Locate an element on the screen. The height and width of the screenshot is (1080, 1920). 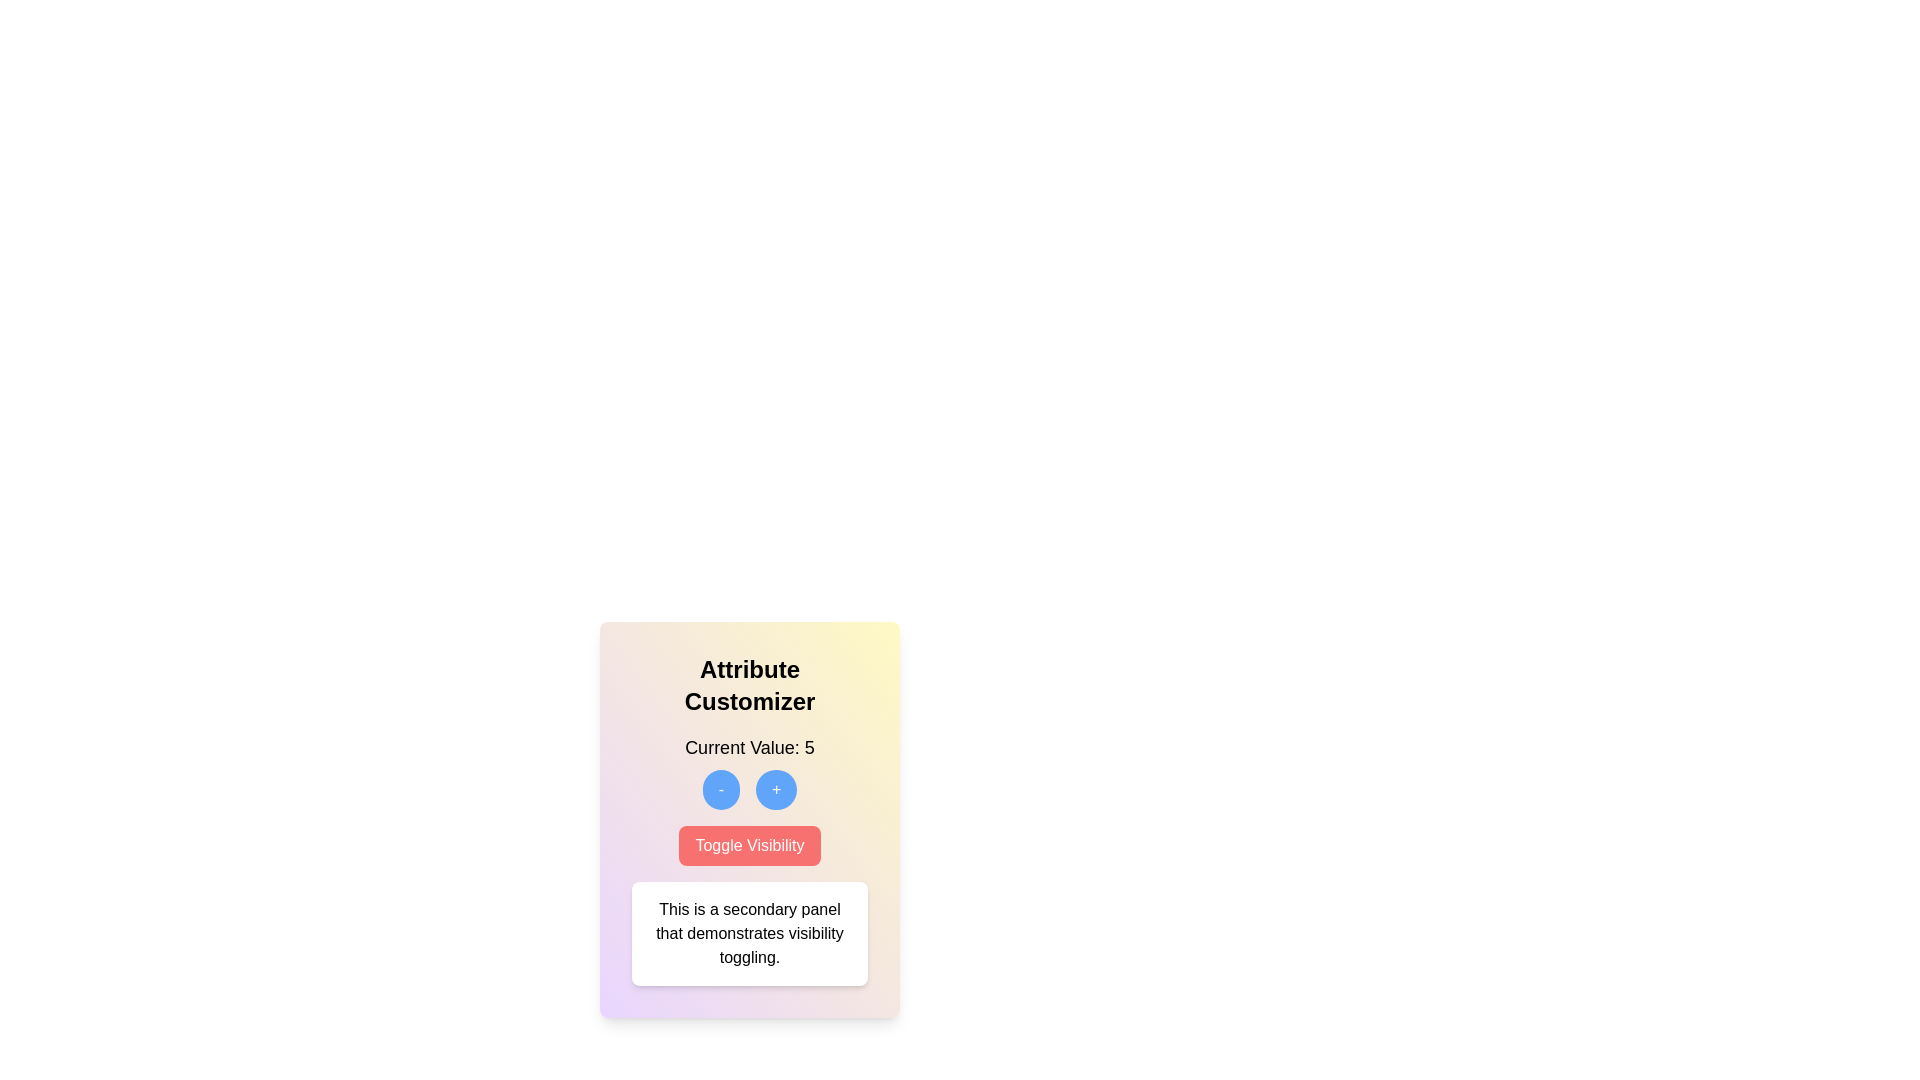
the toggle visibility button located below the blue buttons labeled '-' and '+' and above a white text box is located at coordinates (748, 845).